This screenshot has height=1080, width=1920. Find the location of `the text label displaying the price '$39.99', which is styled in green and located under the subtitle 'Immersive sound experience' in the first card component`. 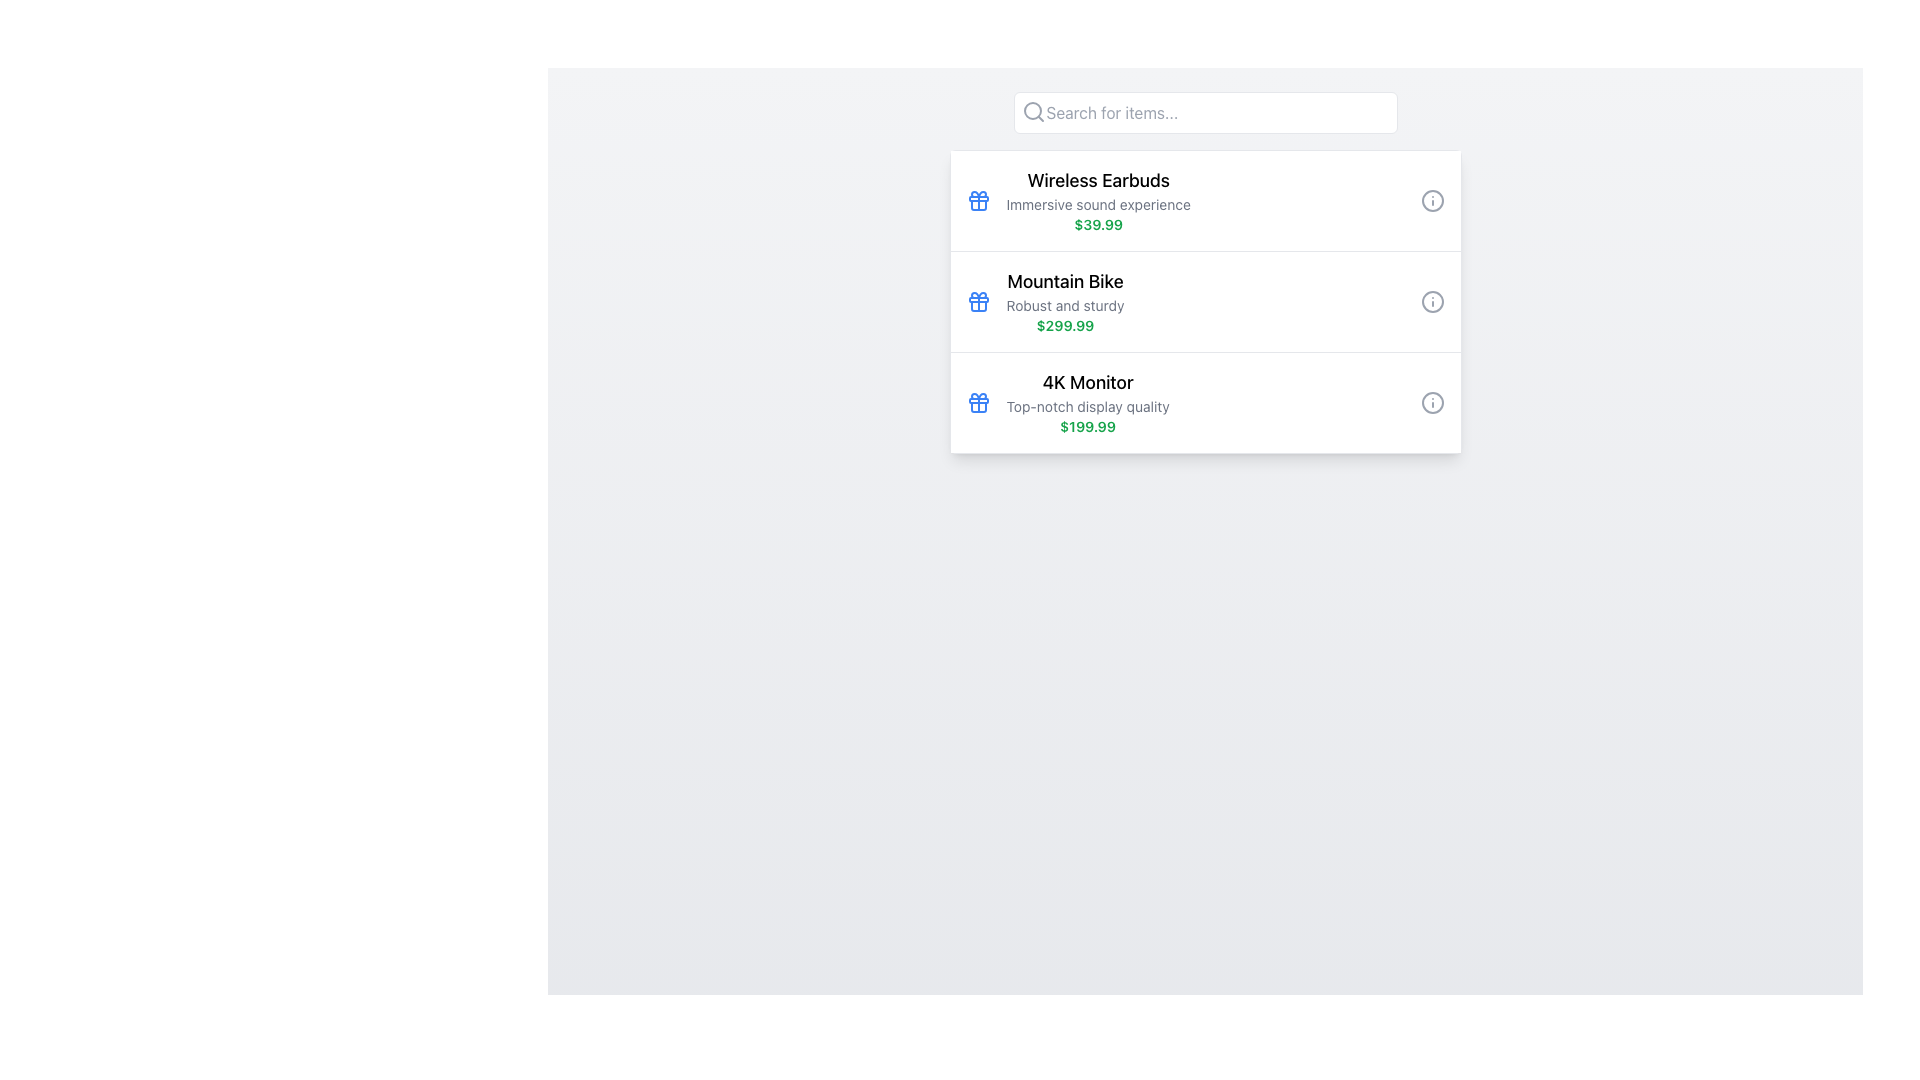

the text label displaying the price '$39.99', which is styled in green and located under the subtitle 'Immersive sound experience' in the first card component is located at coordinates (1097, 224).